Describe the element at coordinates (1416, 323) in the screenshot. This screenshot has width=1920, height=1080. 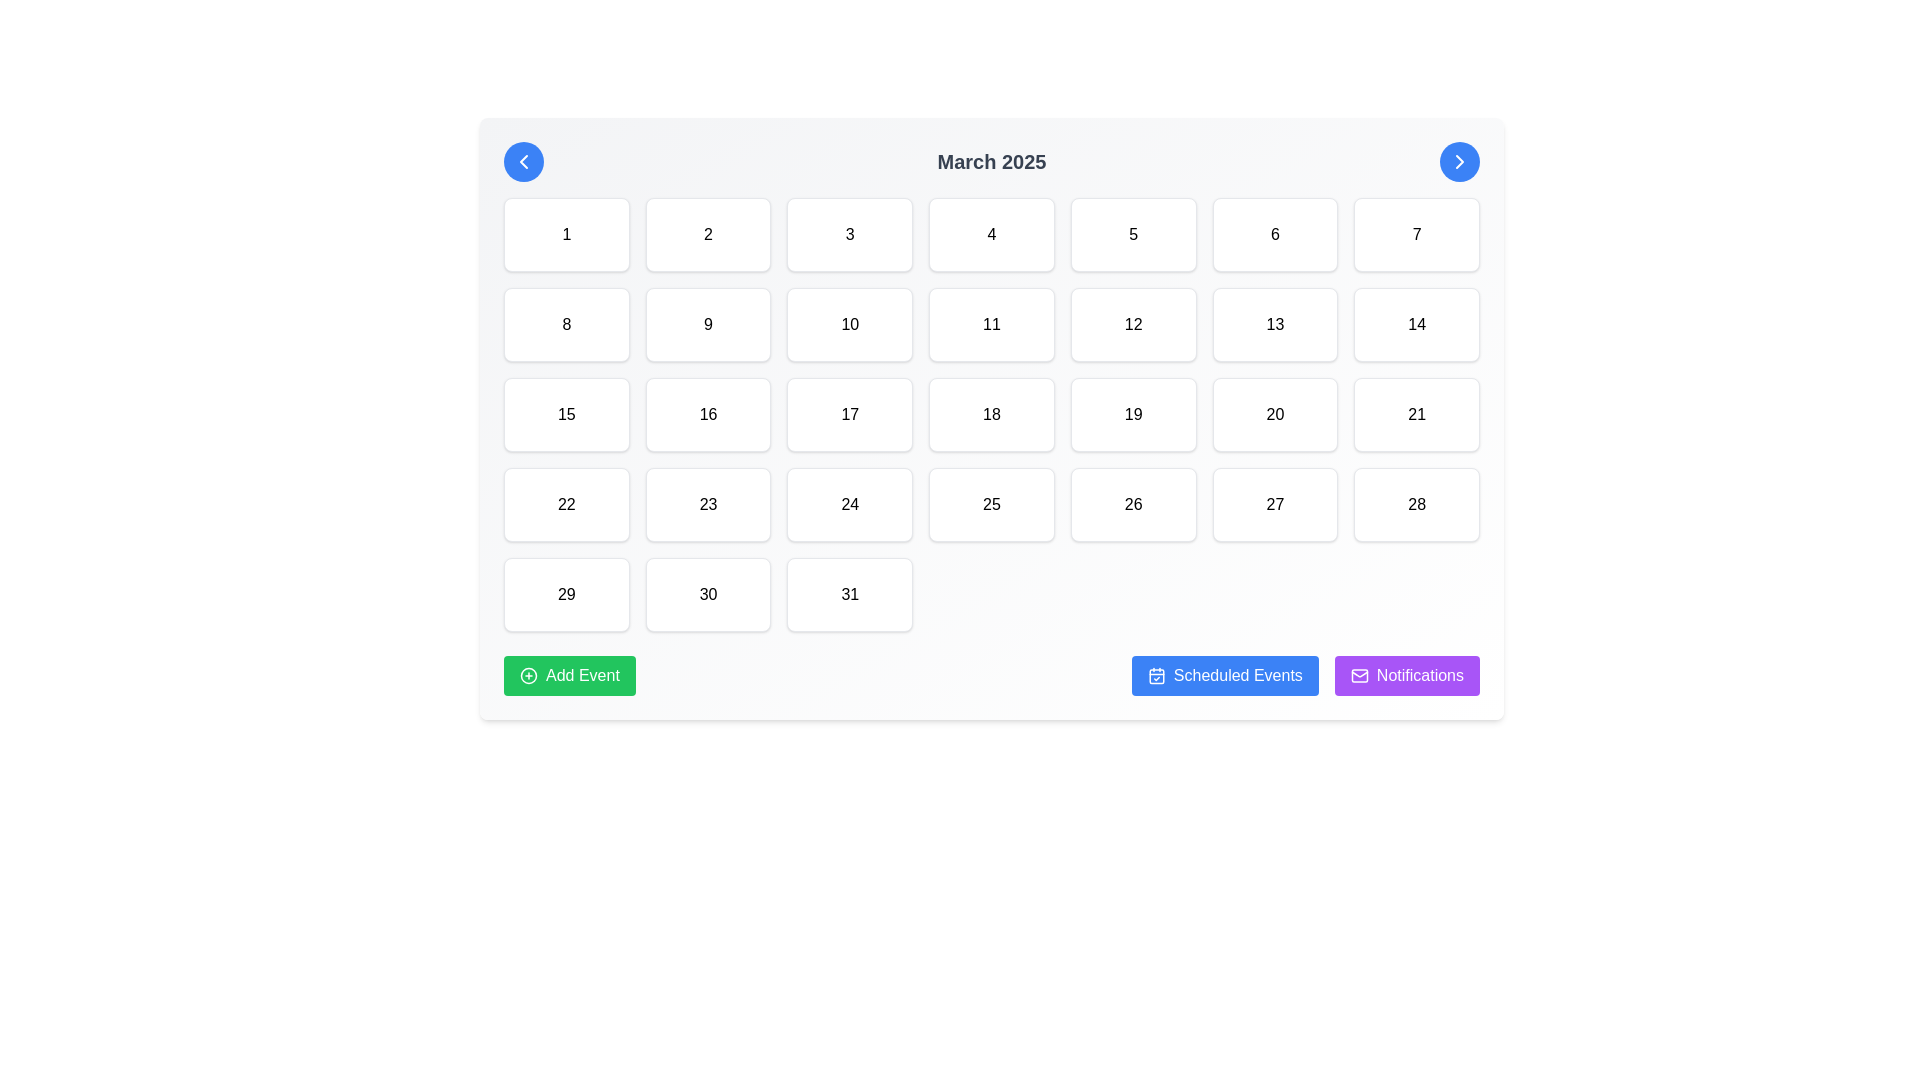
I see `the static text display element styled as a button, which contains the number '14' in a calendar grid layout for March 2025` at that location.